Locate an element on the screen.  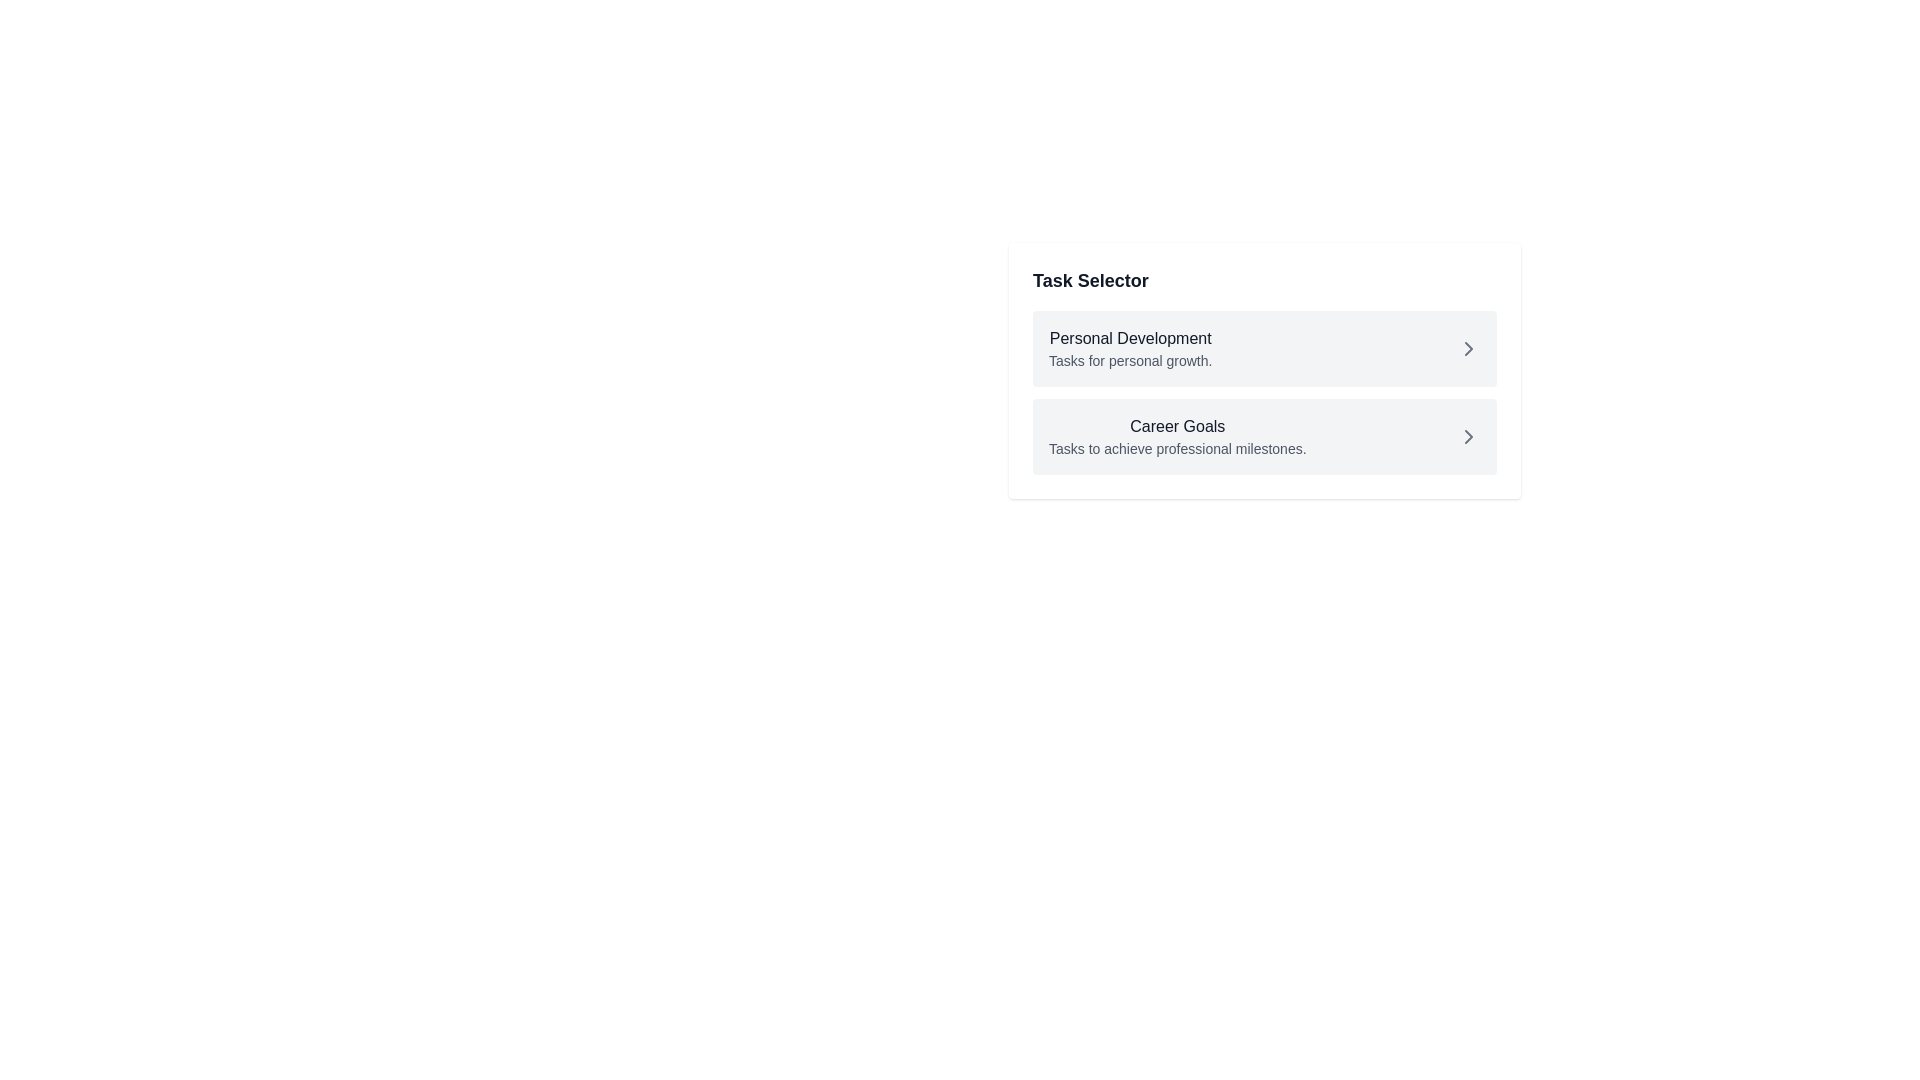
the list item titled 'Career Goals' which is the second item is located at coordinates (1177, 435).